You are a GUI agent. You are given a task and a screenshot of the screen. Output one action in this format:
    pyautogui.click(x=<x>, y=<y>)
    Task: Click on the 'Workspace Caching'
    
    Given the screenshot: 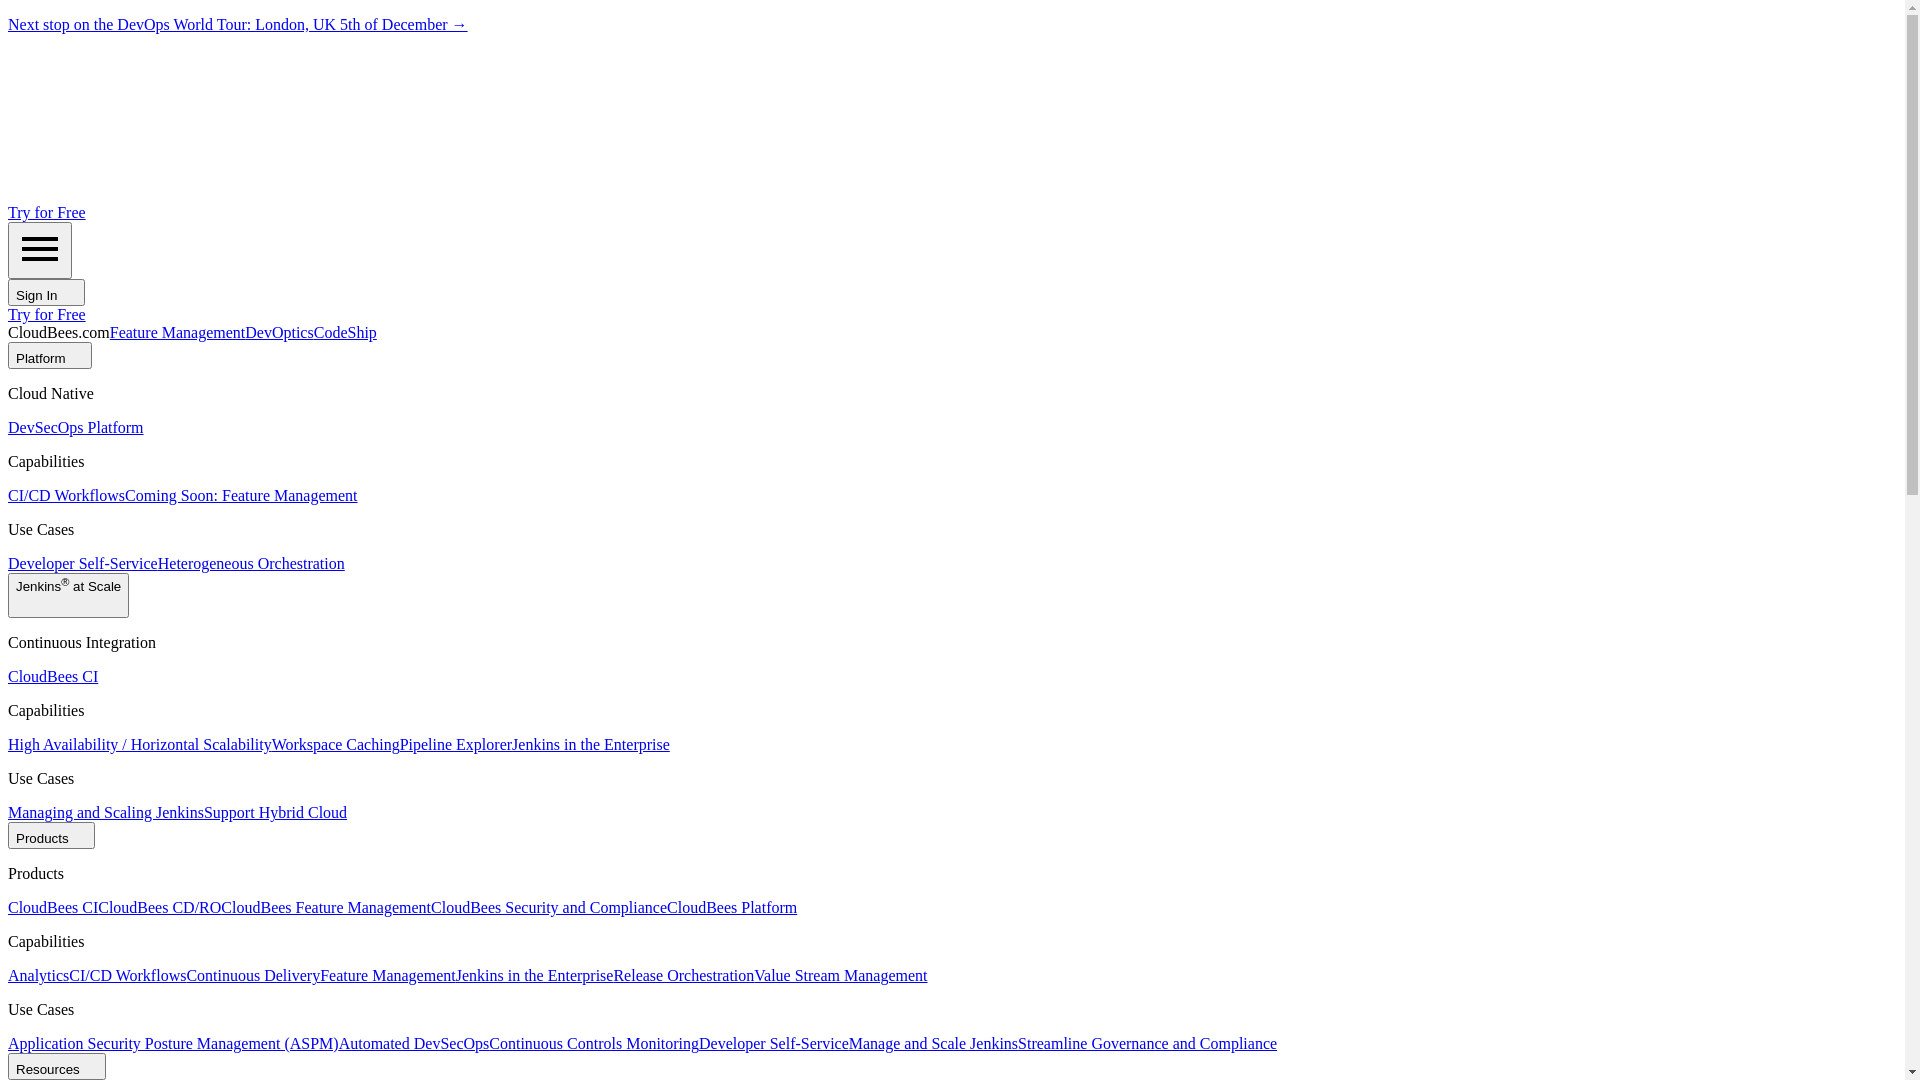 What is the action you would take?
    pyautogui.click(x=271, y=744)
    